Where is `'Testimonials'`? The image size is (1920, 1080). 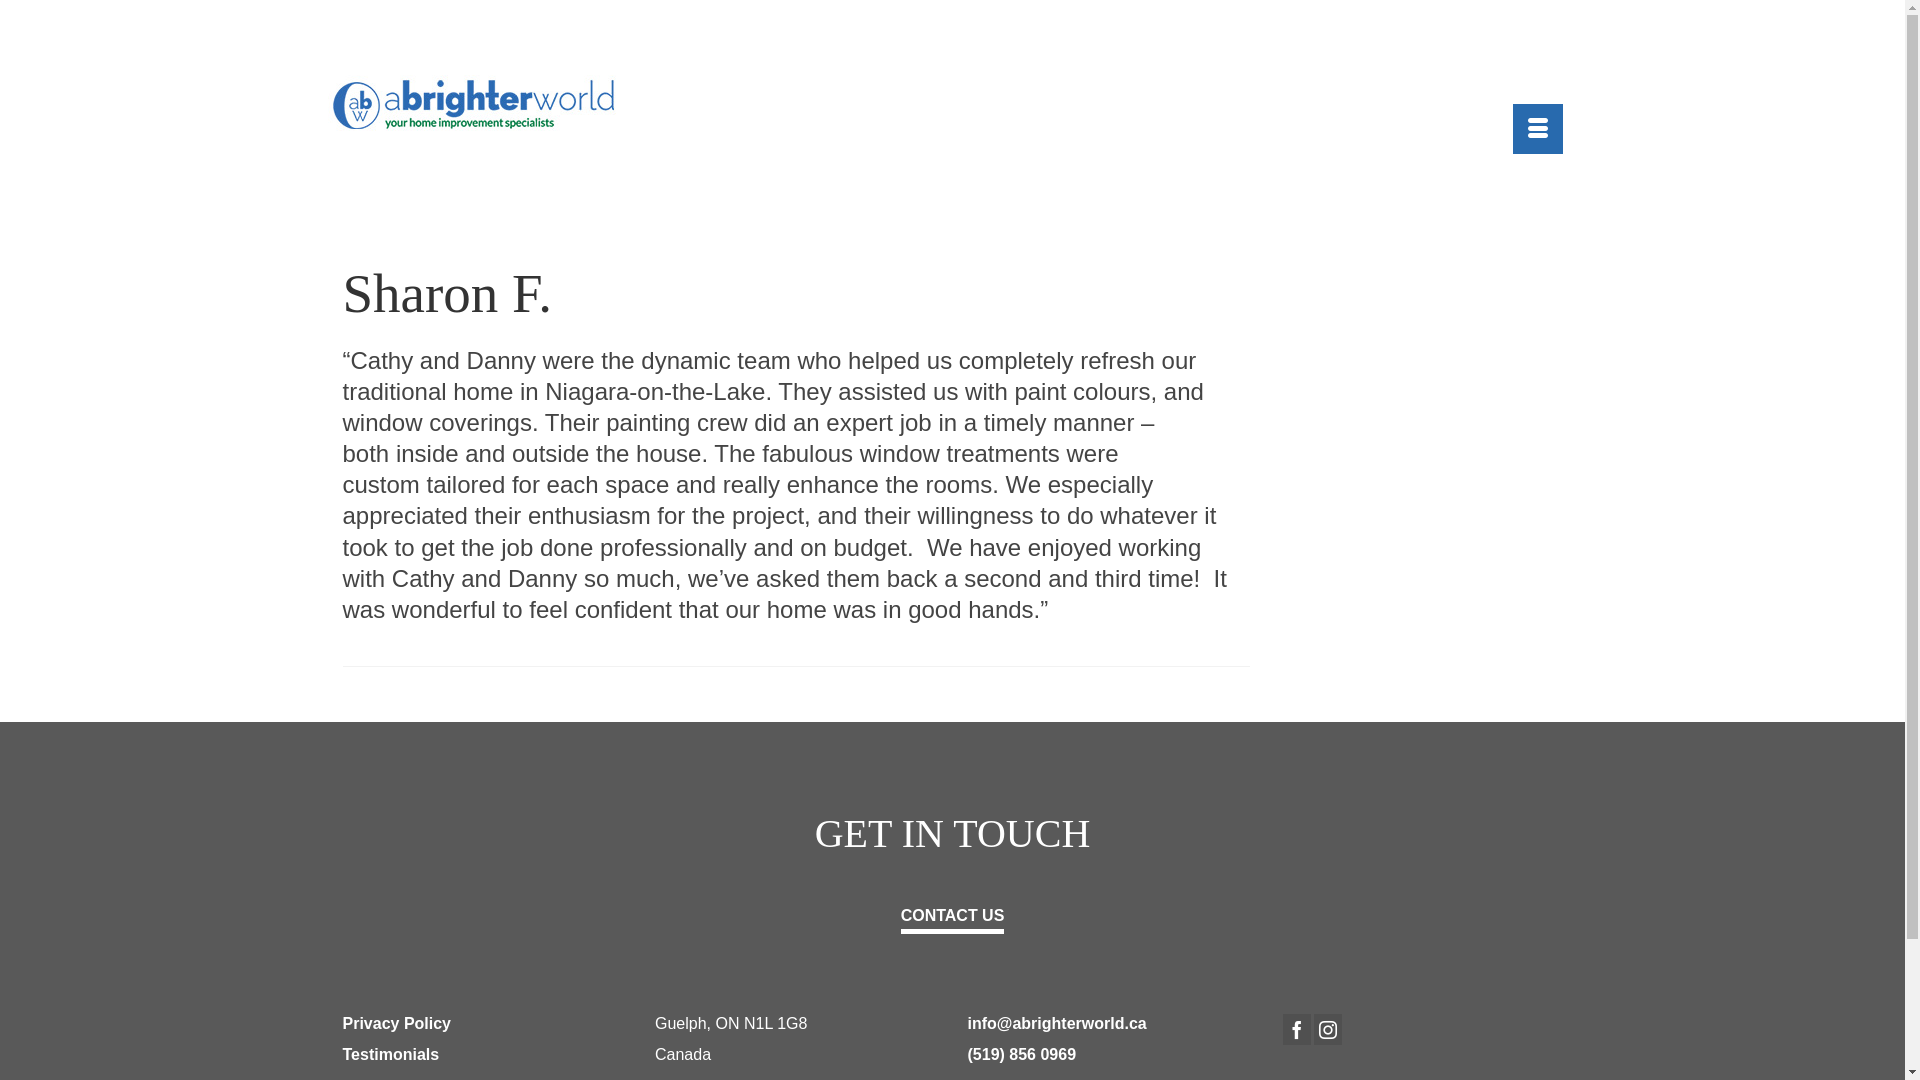 'Testimonials' is located at coordinates (390, 1053).